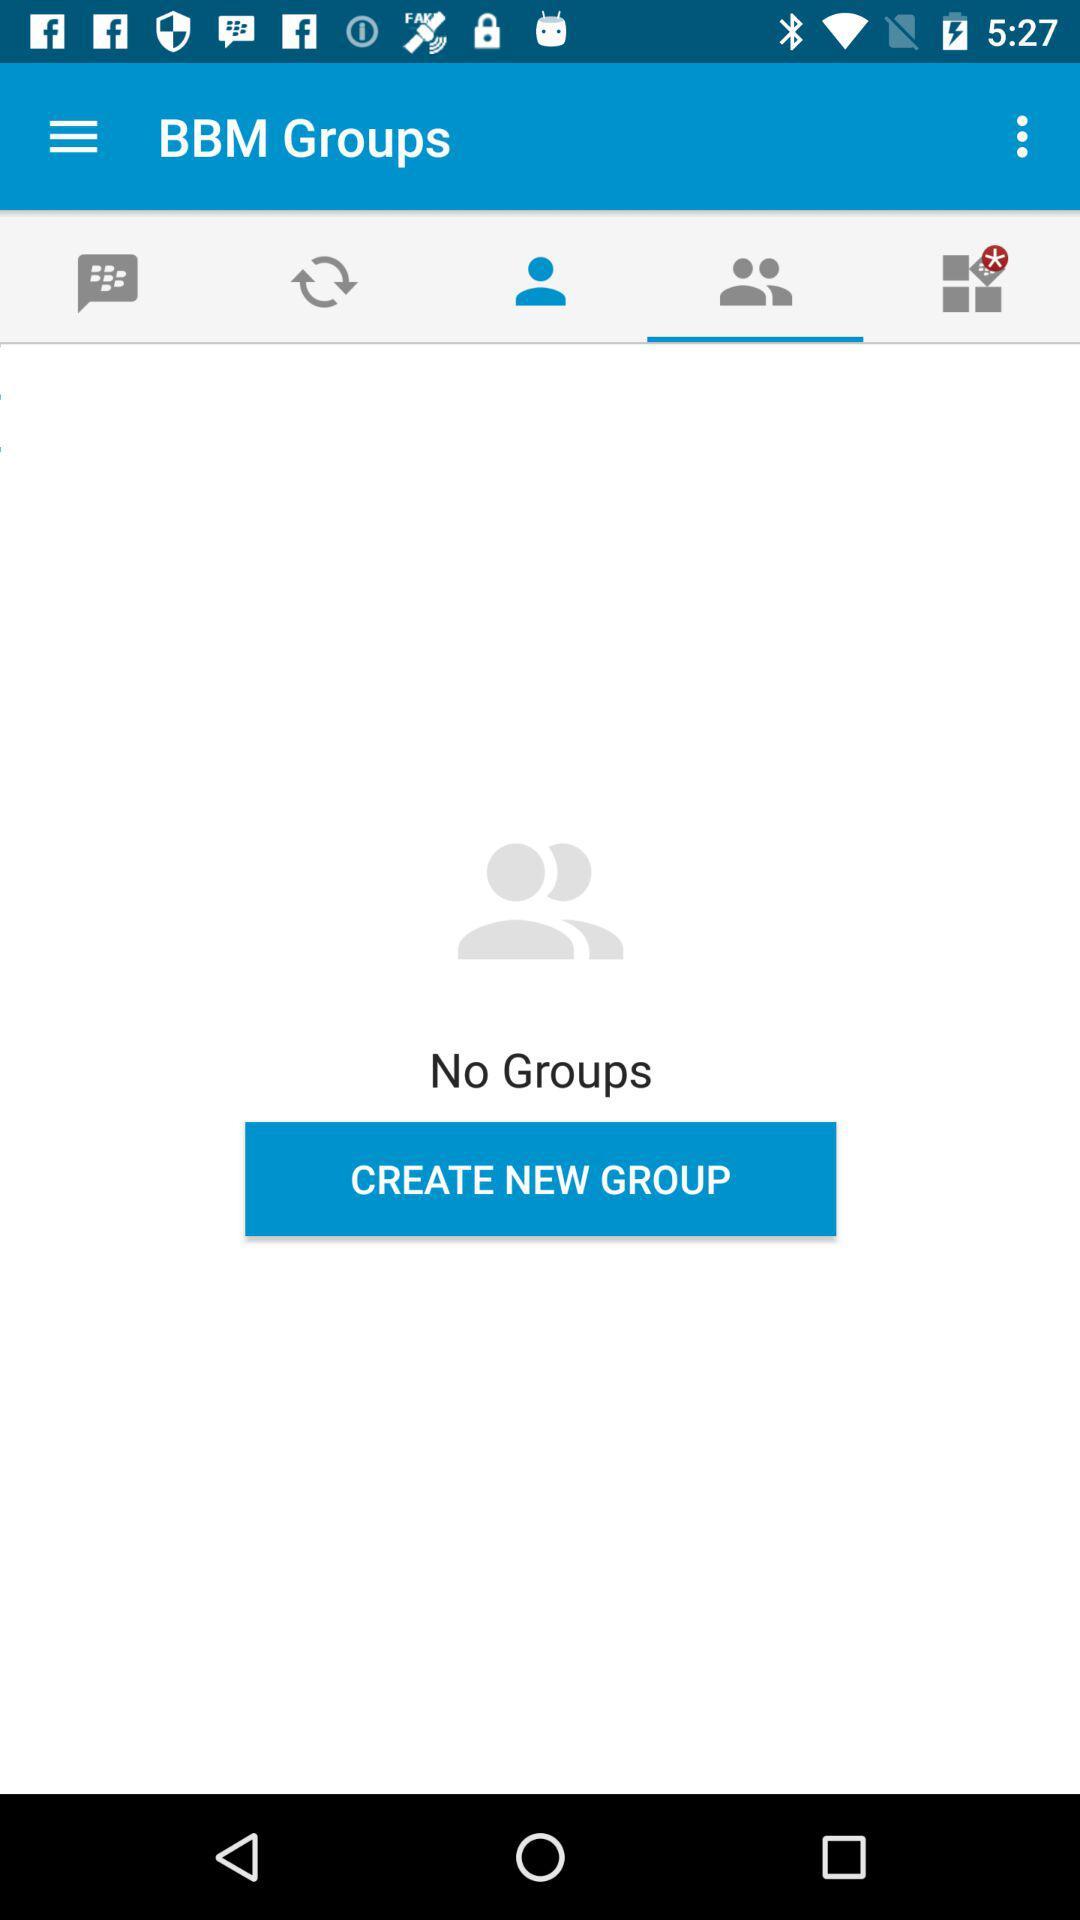 The width and height of the screenshot is (1080, 1920). Describe the element at coordinates (540, 1179) in the screenshot. I see `create new group icon` at that location.